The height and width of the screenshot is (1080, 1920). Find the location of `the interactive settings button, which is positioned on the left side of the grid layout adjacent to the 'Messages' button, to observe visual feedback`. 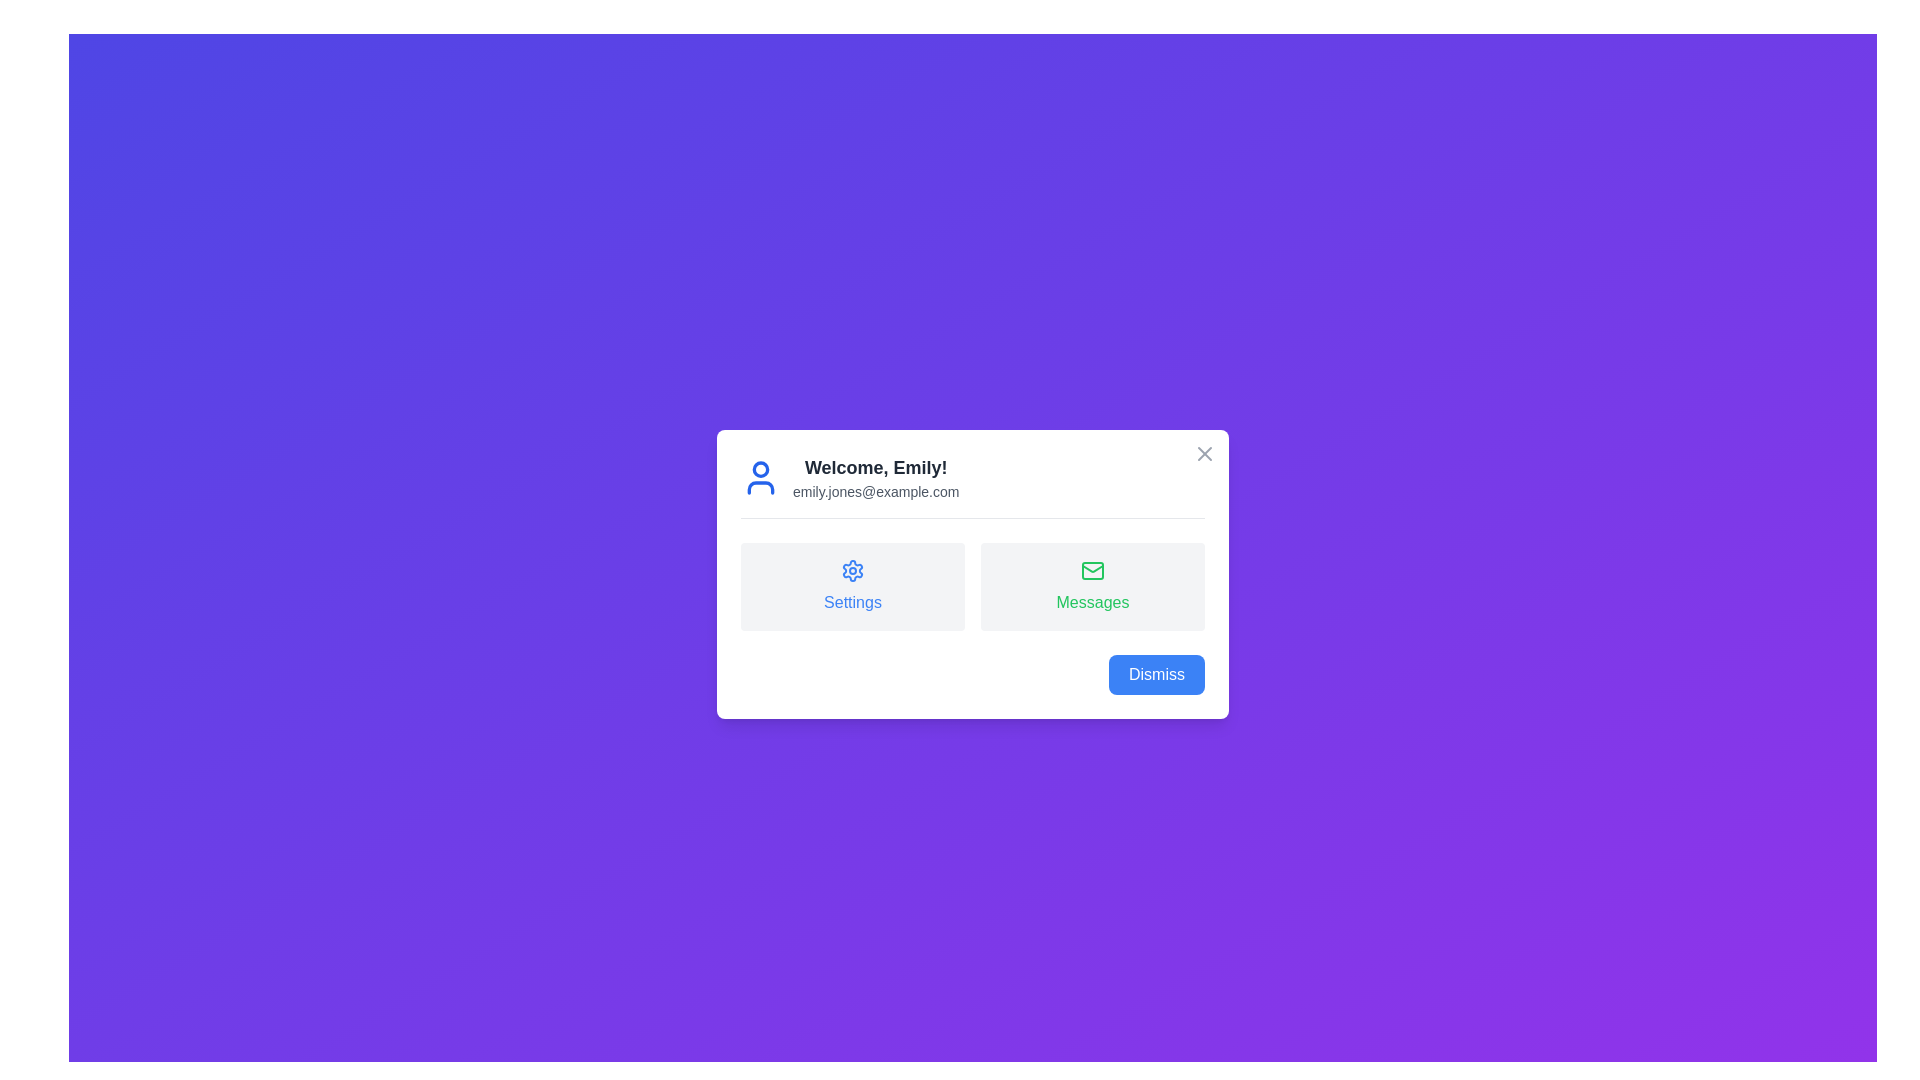

the interactive settings button, which is positioned on the left side of the grid layout adjacent to the 'Messages' button, to observe visual feedback is located at coordinates (853, 585).